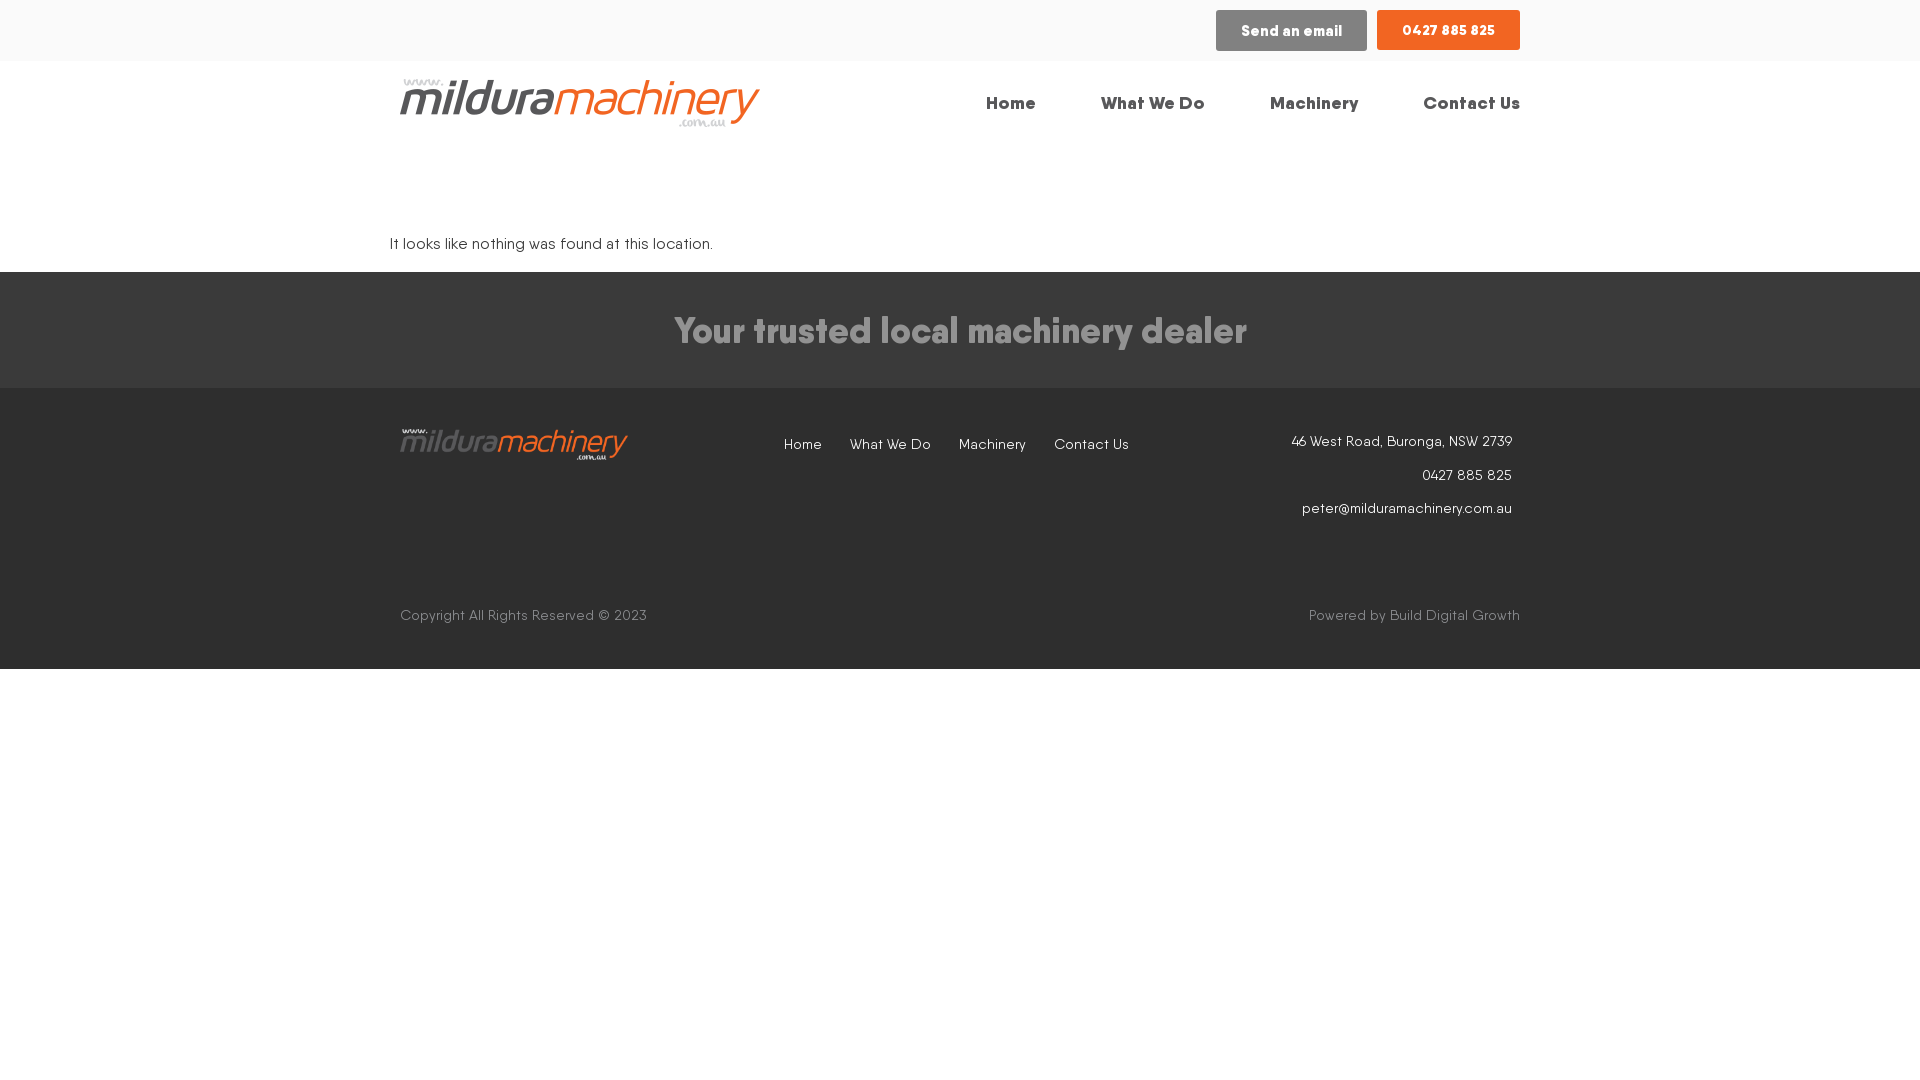 Image resolution: width=1920 pixels, height=1080 pixels. I want to click on 'Contact Us', so click(1090, 442).